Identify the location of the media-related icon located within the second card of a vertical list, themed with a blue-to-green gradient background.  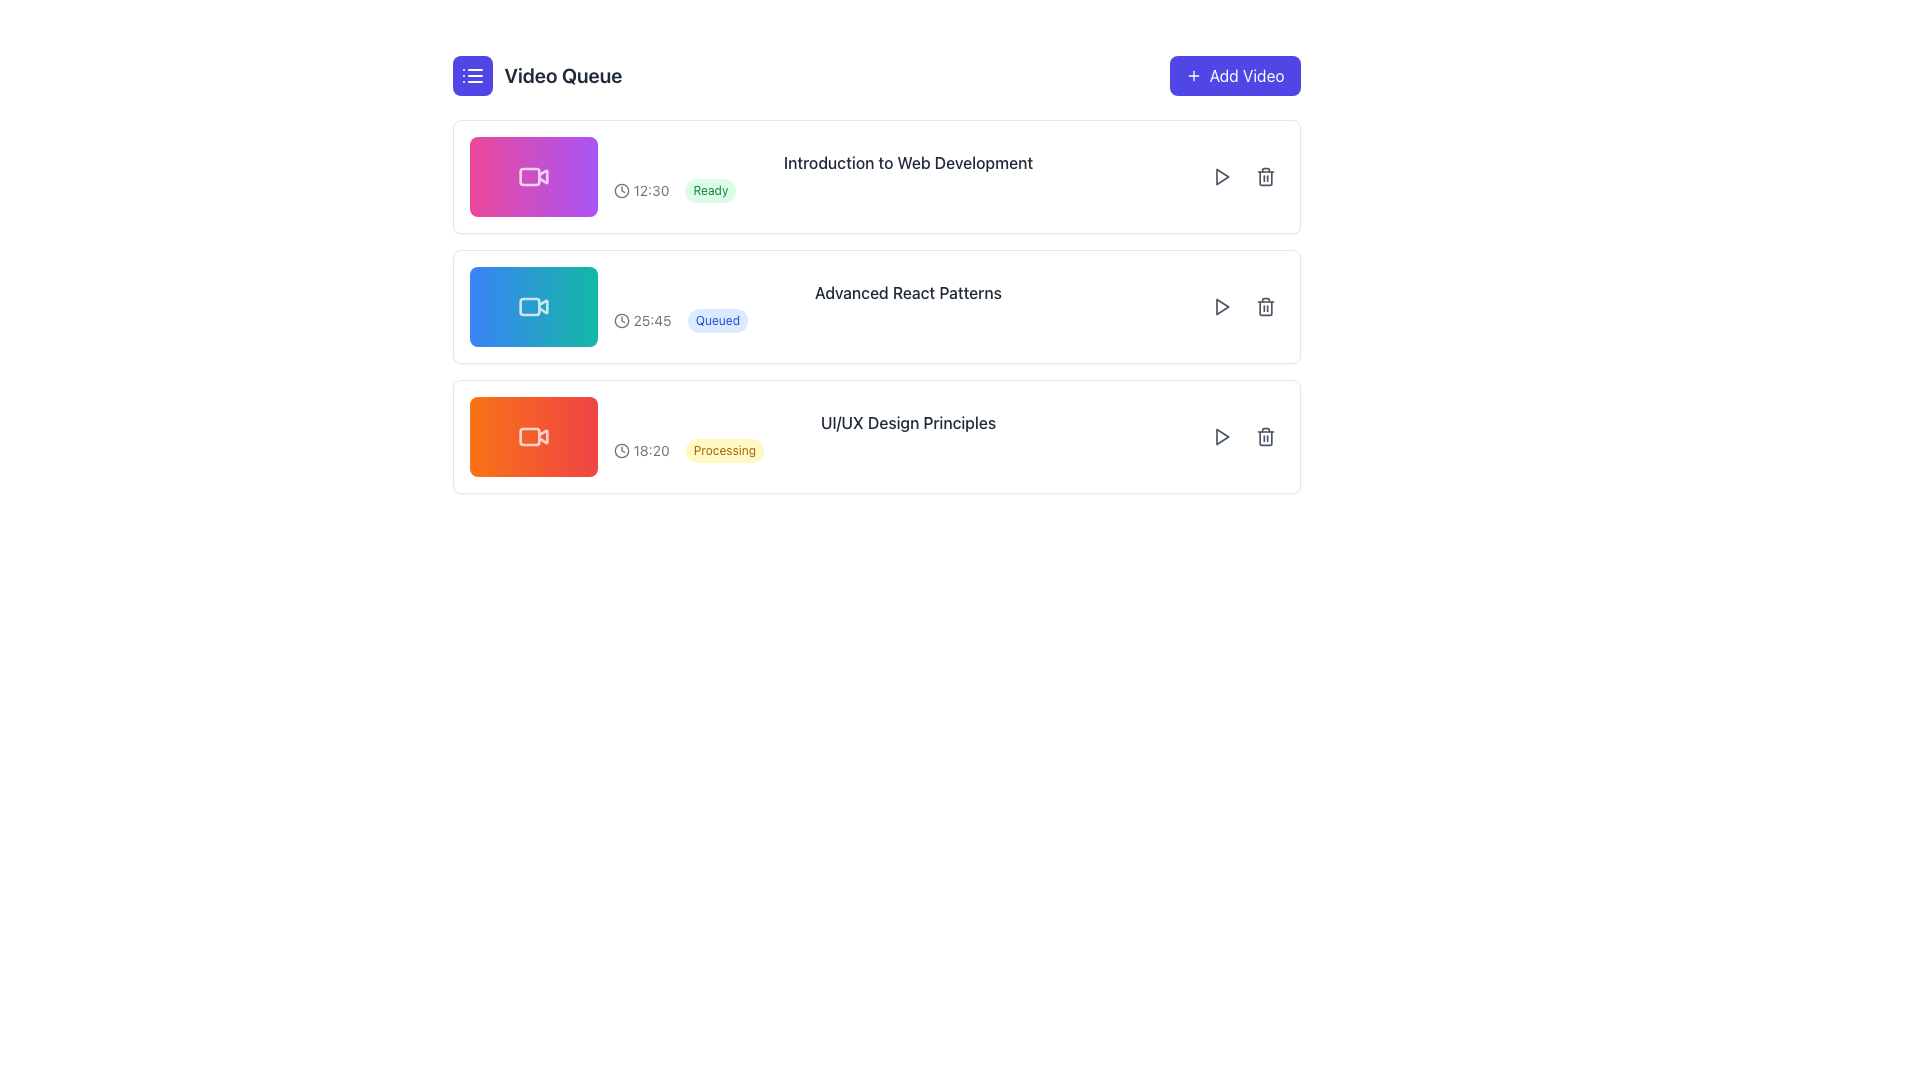
(533, 307).